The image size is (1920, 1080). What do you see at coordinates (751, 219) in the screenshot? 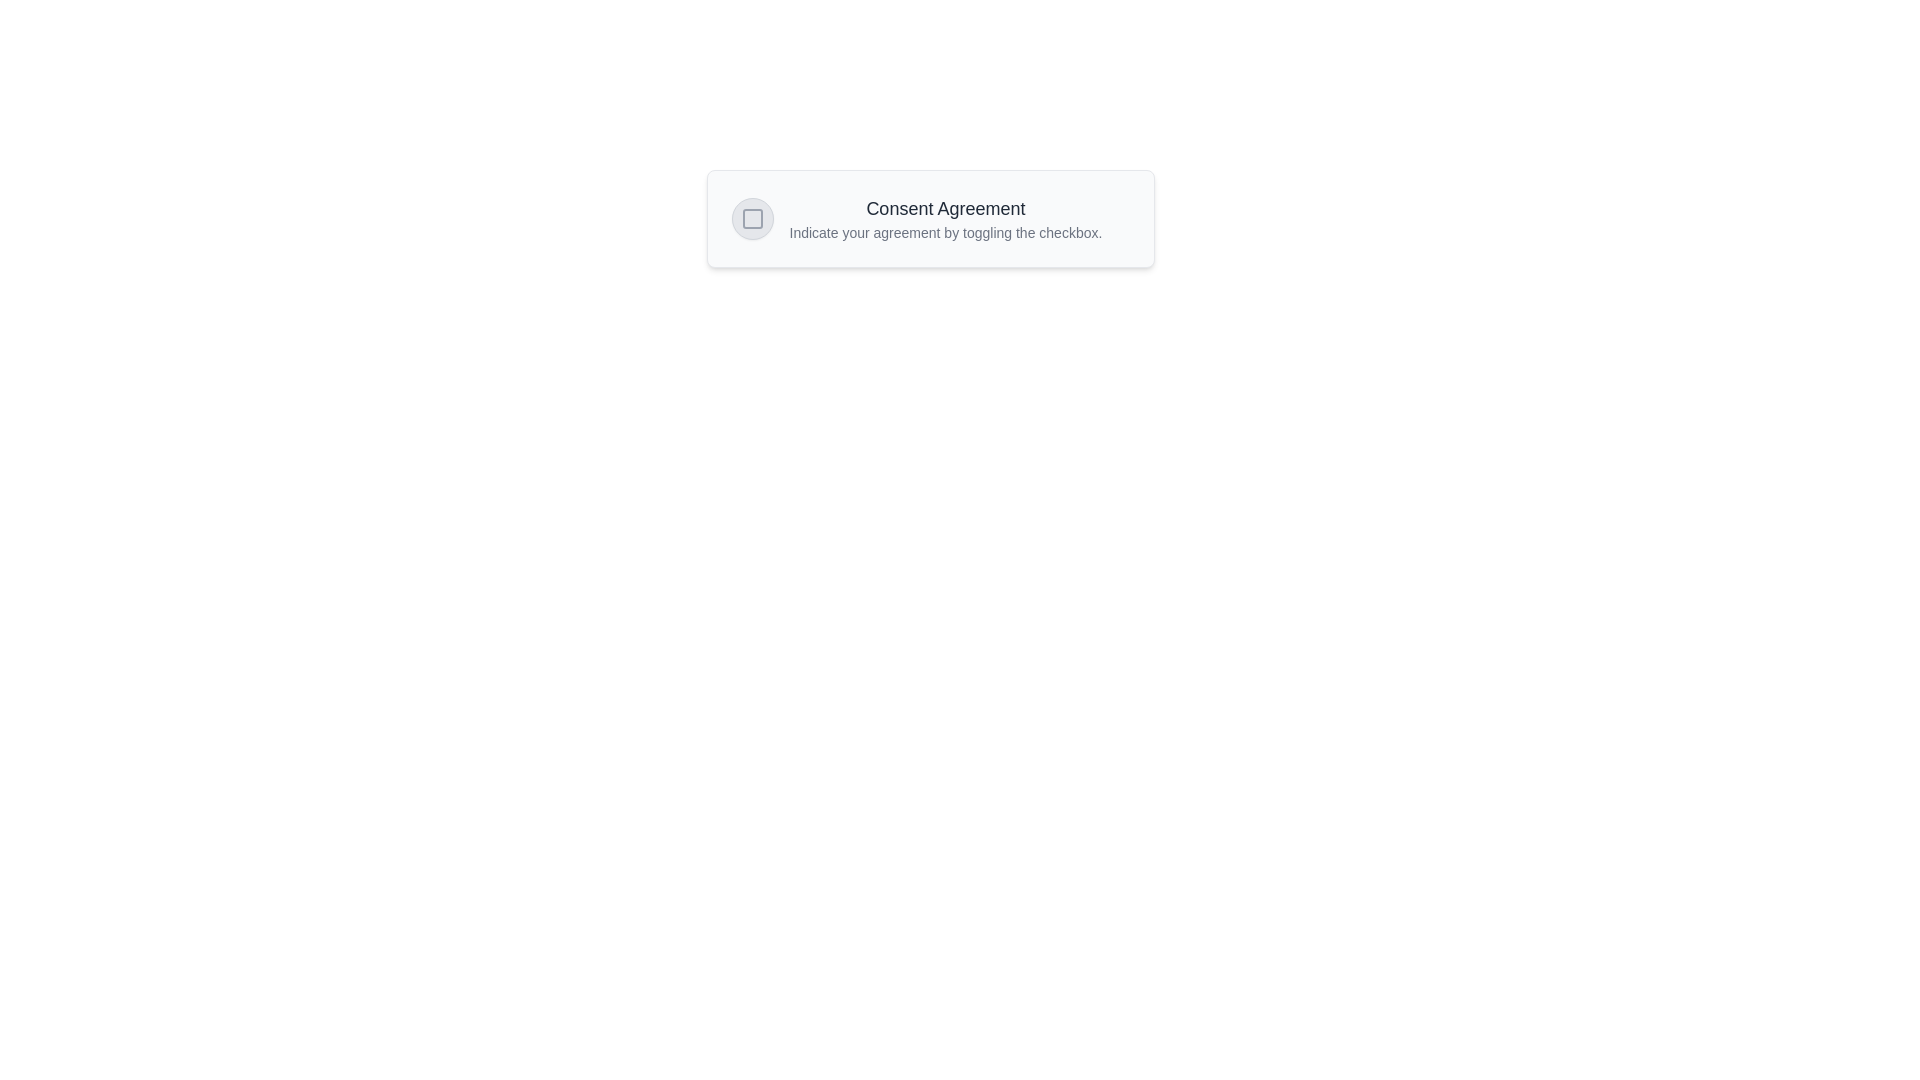
I see `the checkbox icon located within the circular button on the left side of the consent agreement block` at bounding box center [751, 219].